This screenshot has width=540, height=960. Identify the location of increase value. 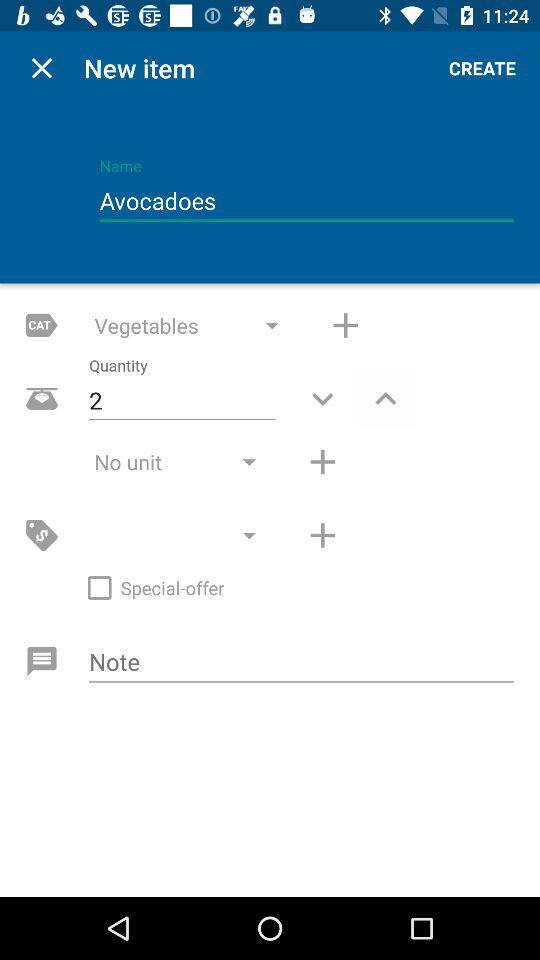
(385, 397).